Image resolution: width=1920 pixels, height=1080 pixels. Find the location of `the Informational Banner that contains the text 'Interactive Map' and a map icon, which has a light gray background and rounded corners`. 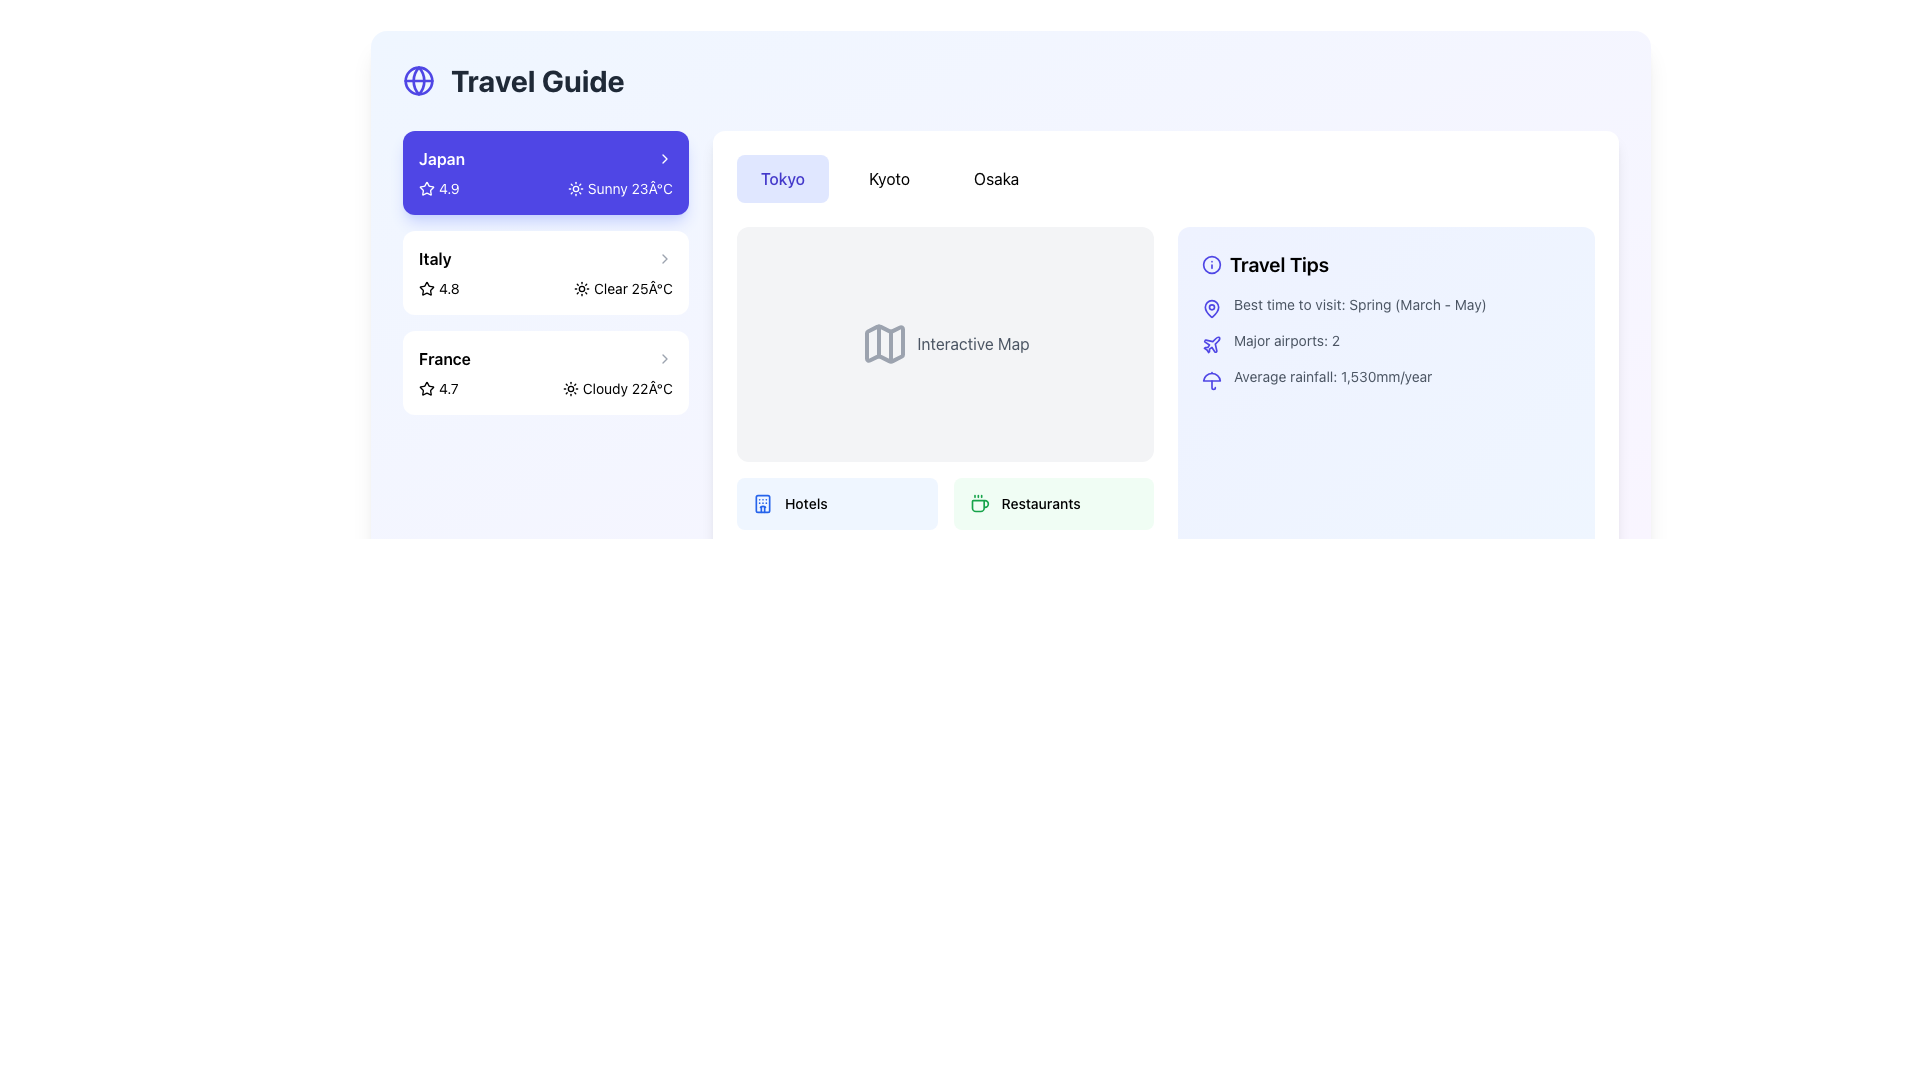

the Informational Banner that contains the text 'Interactive Map' and a map icon, which has a light gray background and rounded corners is located at coordinates (944, 343).